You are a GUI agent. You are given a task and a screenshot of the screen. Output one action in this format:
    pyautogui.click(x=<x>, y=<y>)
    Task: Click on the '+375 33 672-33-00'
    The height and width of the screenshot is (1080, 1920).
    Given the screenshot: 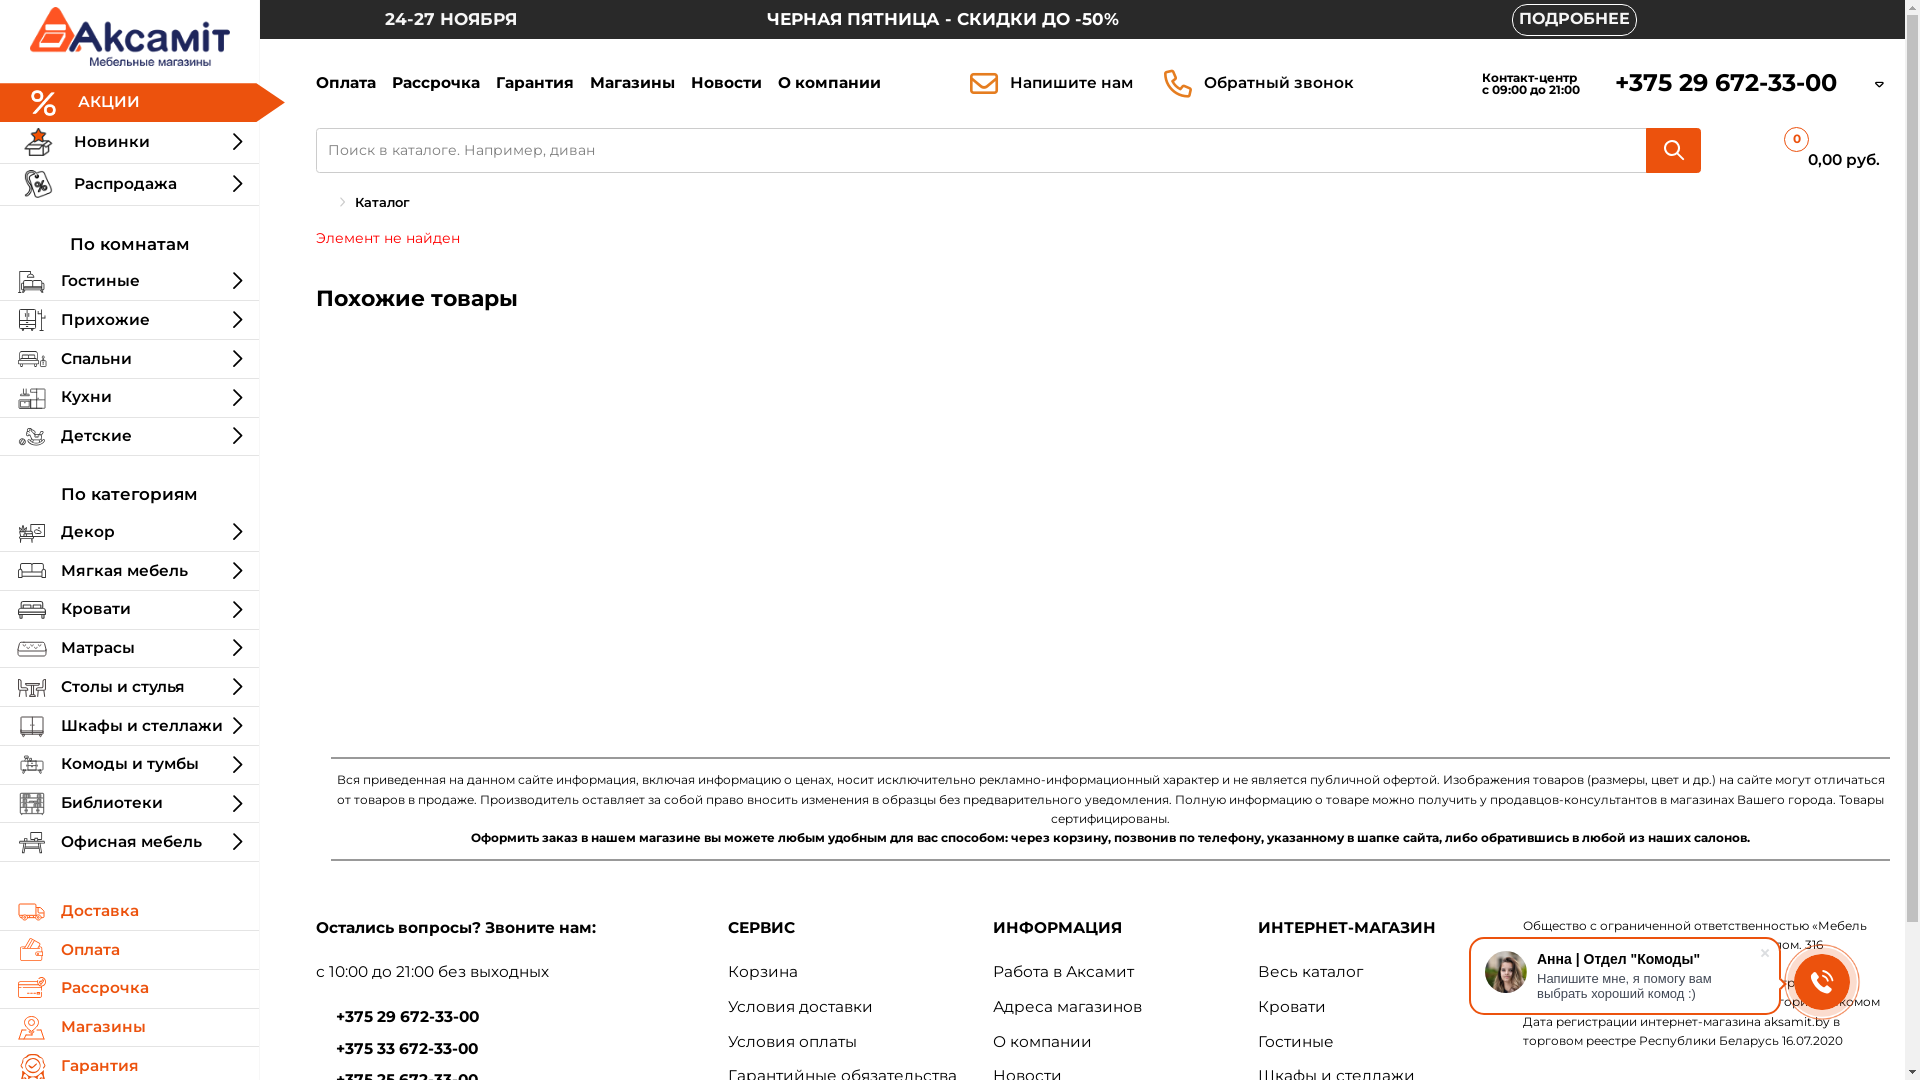 What is the action you would take?
    pyautogui.click(x=406, y=1047)
    